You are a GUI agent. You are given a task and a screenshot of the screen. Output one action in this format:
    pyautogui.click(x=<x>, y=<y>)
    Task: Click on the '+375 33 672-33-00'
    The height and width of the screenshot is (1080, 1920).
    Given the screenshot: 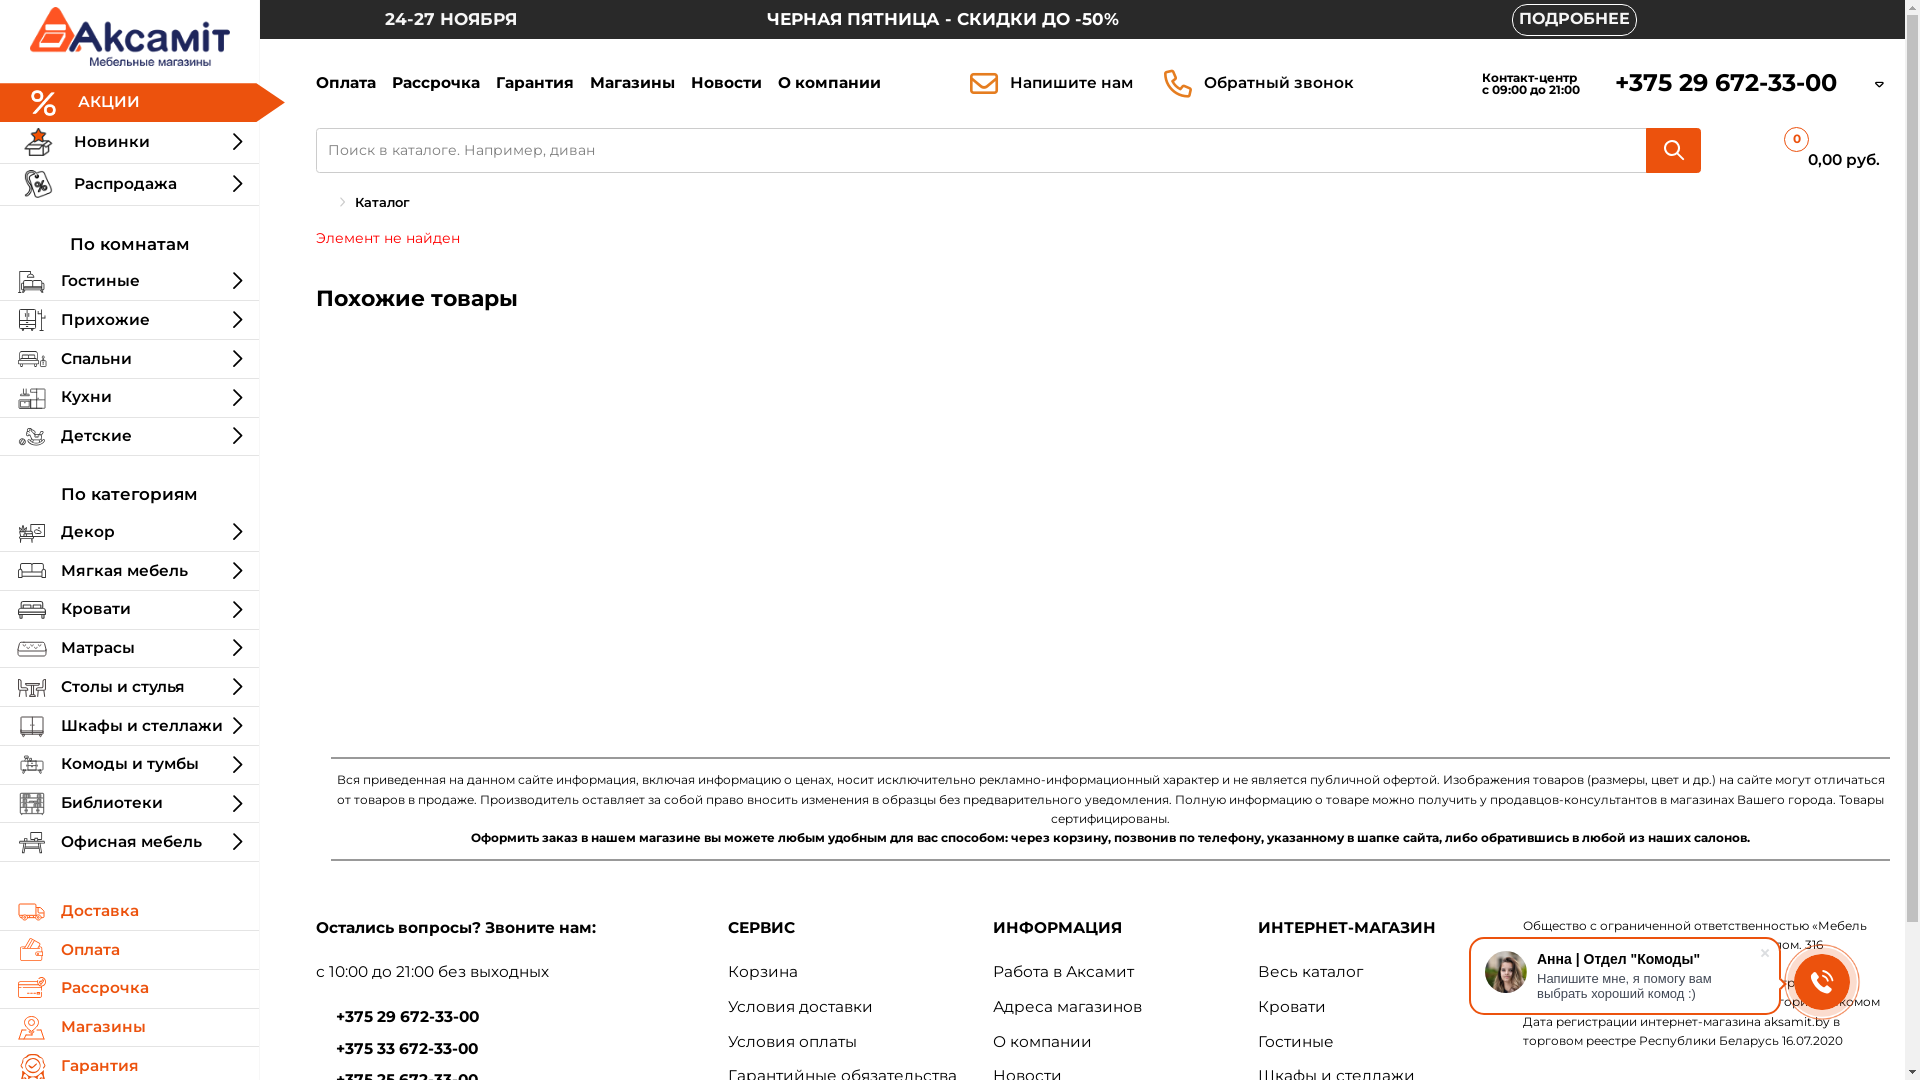 What is the action you would take?
    pyautogui.click(x=406, y=1047)
    